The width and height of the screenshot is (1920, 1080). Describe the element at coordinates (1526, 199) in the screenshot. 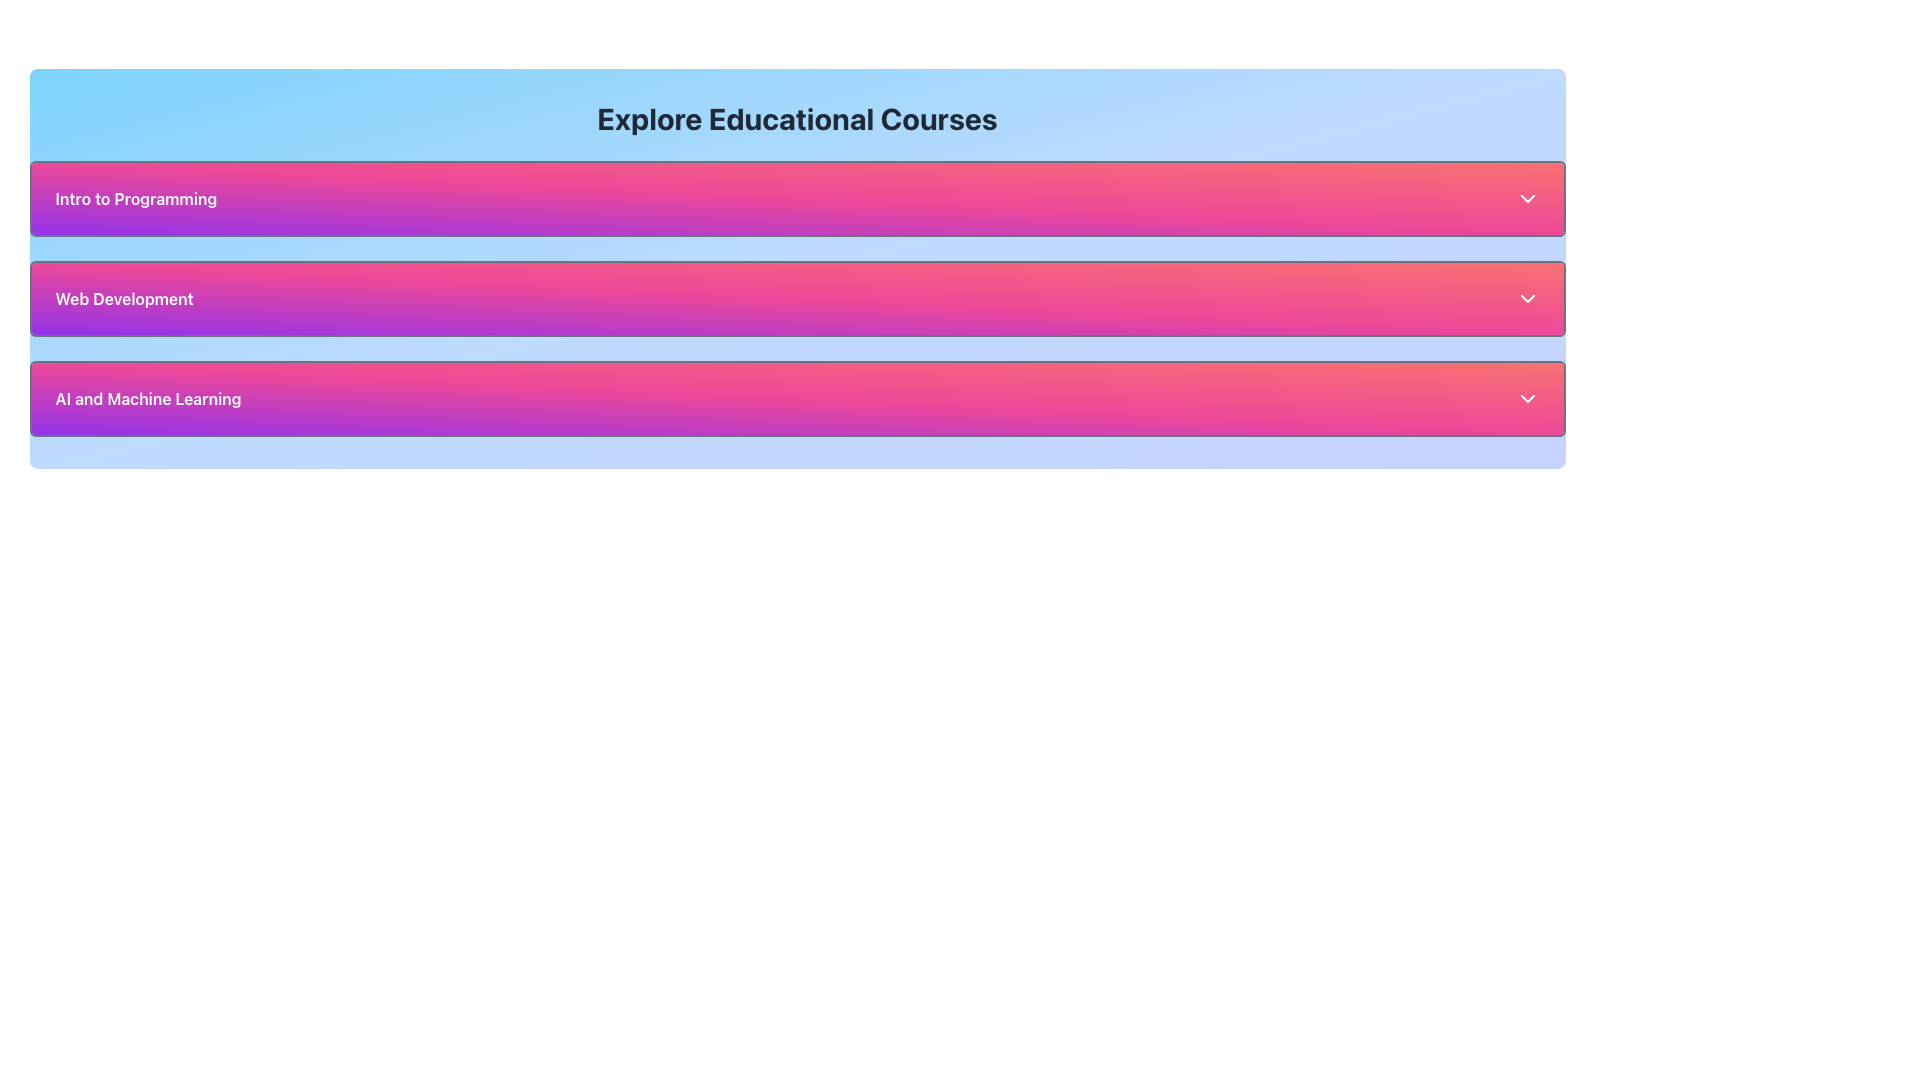

I see `the downward-facing chevron icon located on the right side of the 'Intro to Programming' header` at that location.